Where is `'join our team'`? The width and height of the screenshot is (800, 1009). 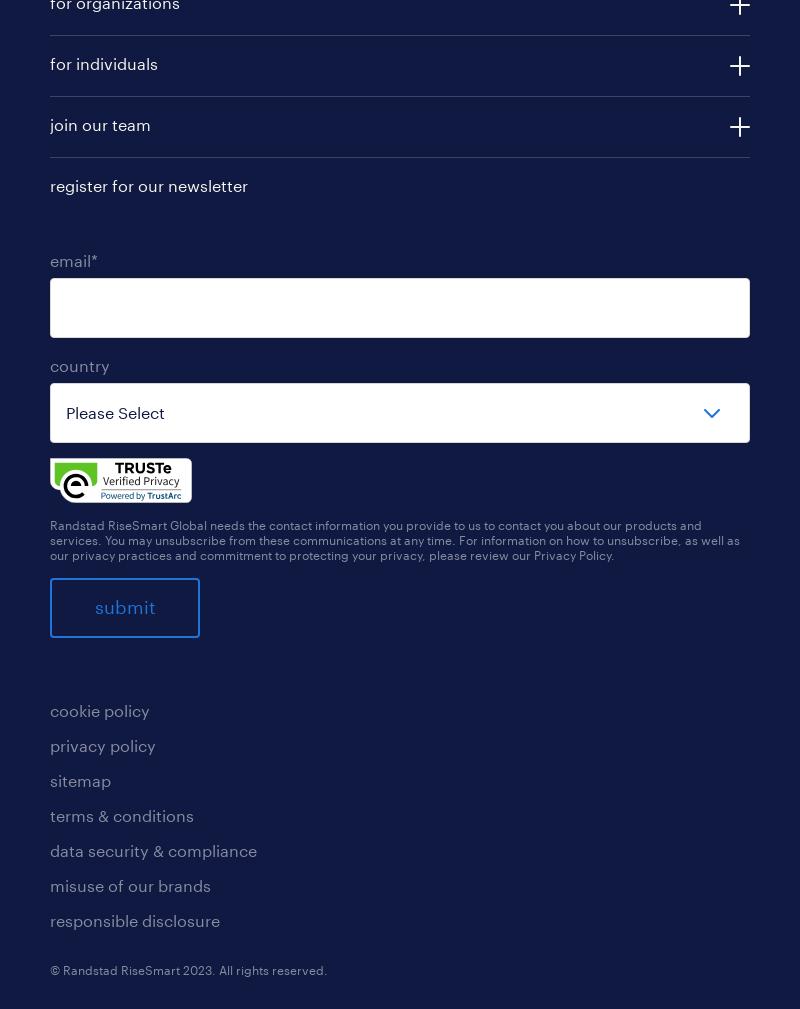 'join our team' is located at coordinates (100, 122).